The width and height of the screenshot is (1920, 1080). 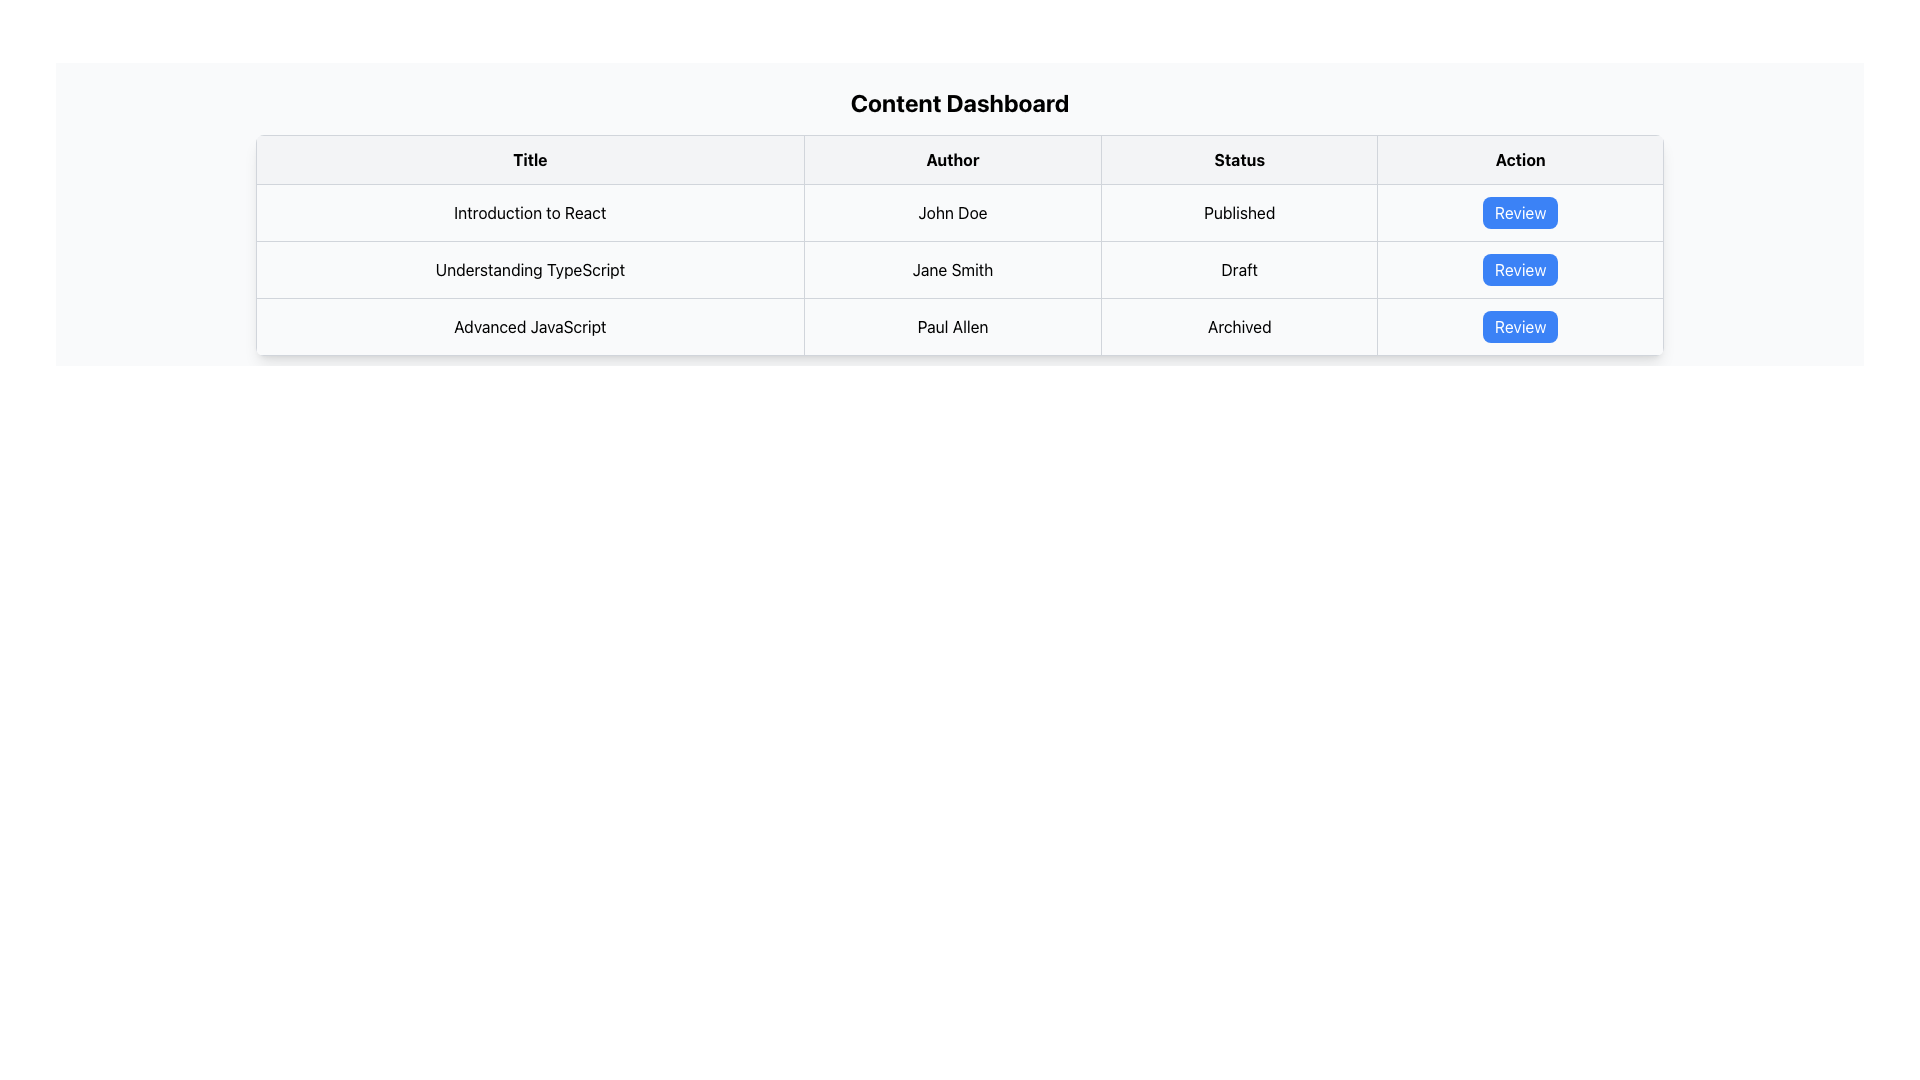 I want to click on the 'Action' table header which is the rightmost header in a horizontal row, characterized by bold text and a light gray background, so click(x=1520, y=158).